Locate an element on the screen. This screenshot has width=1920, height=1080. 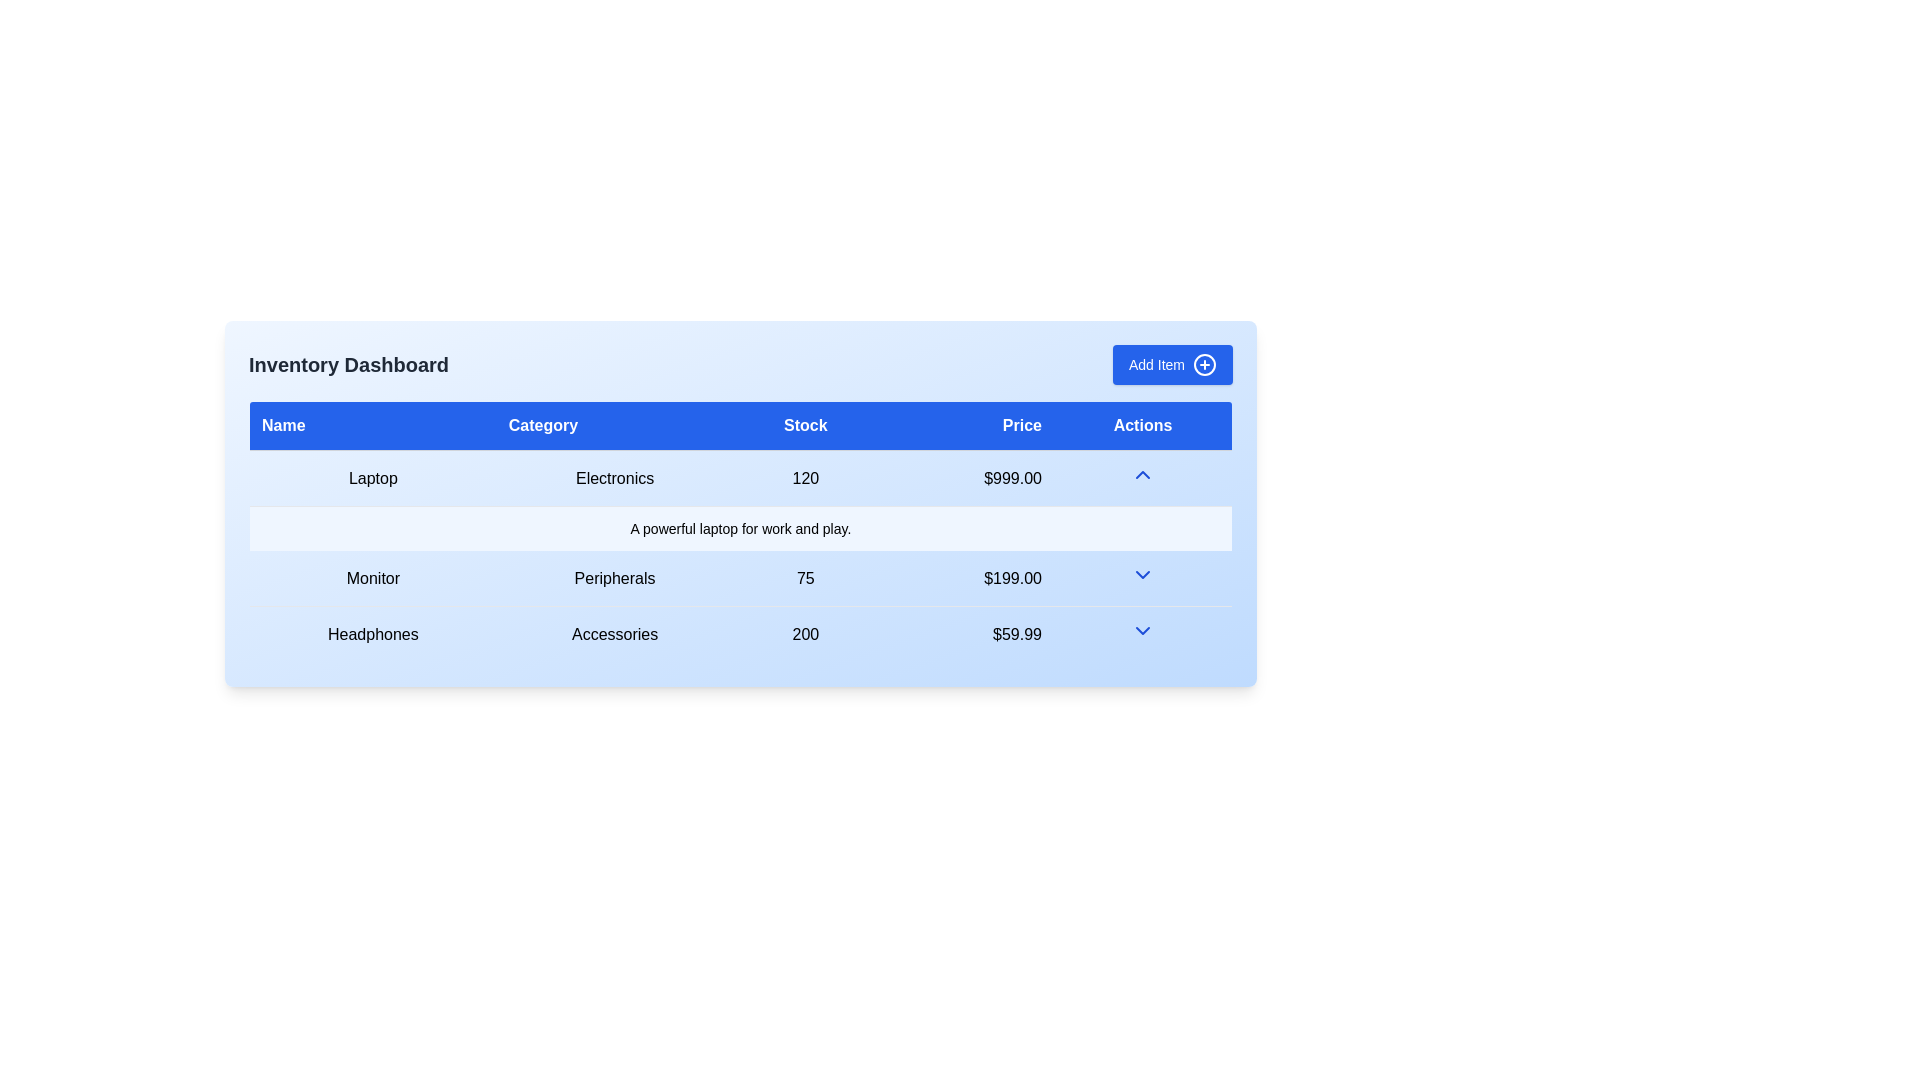
the dropdown activator icon located in the 'Actions' column of the last row in the 'Inventory Dashboard' is located at coordinates (1142, 631).